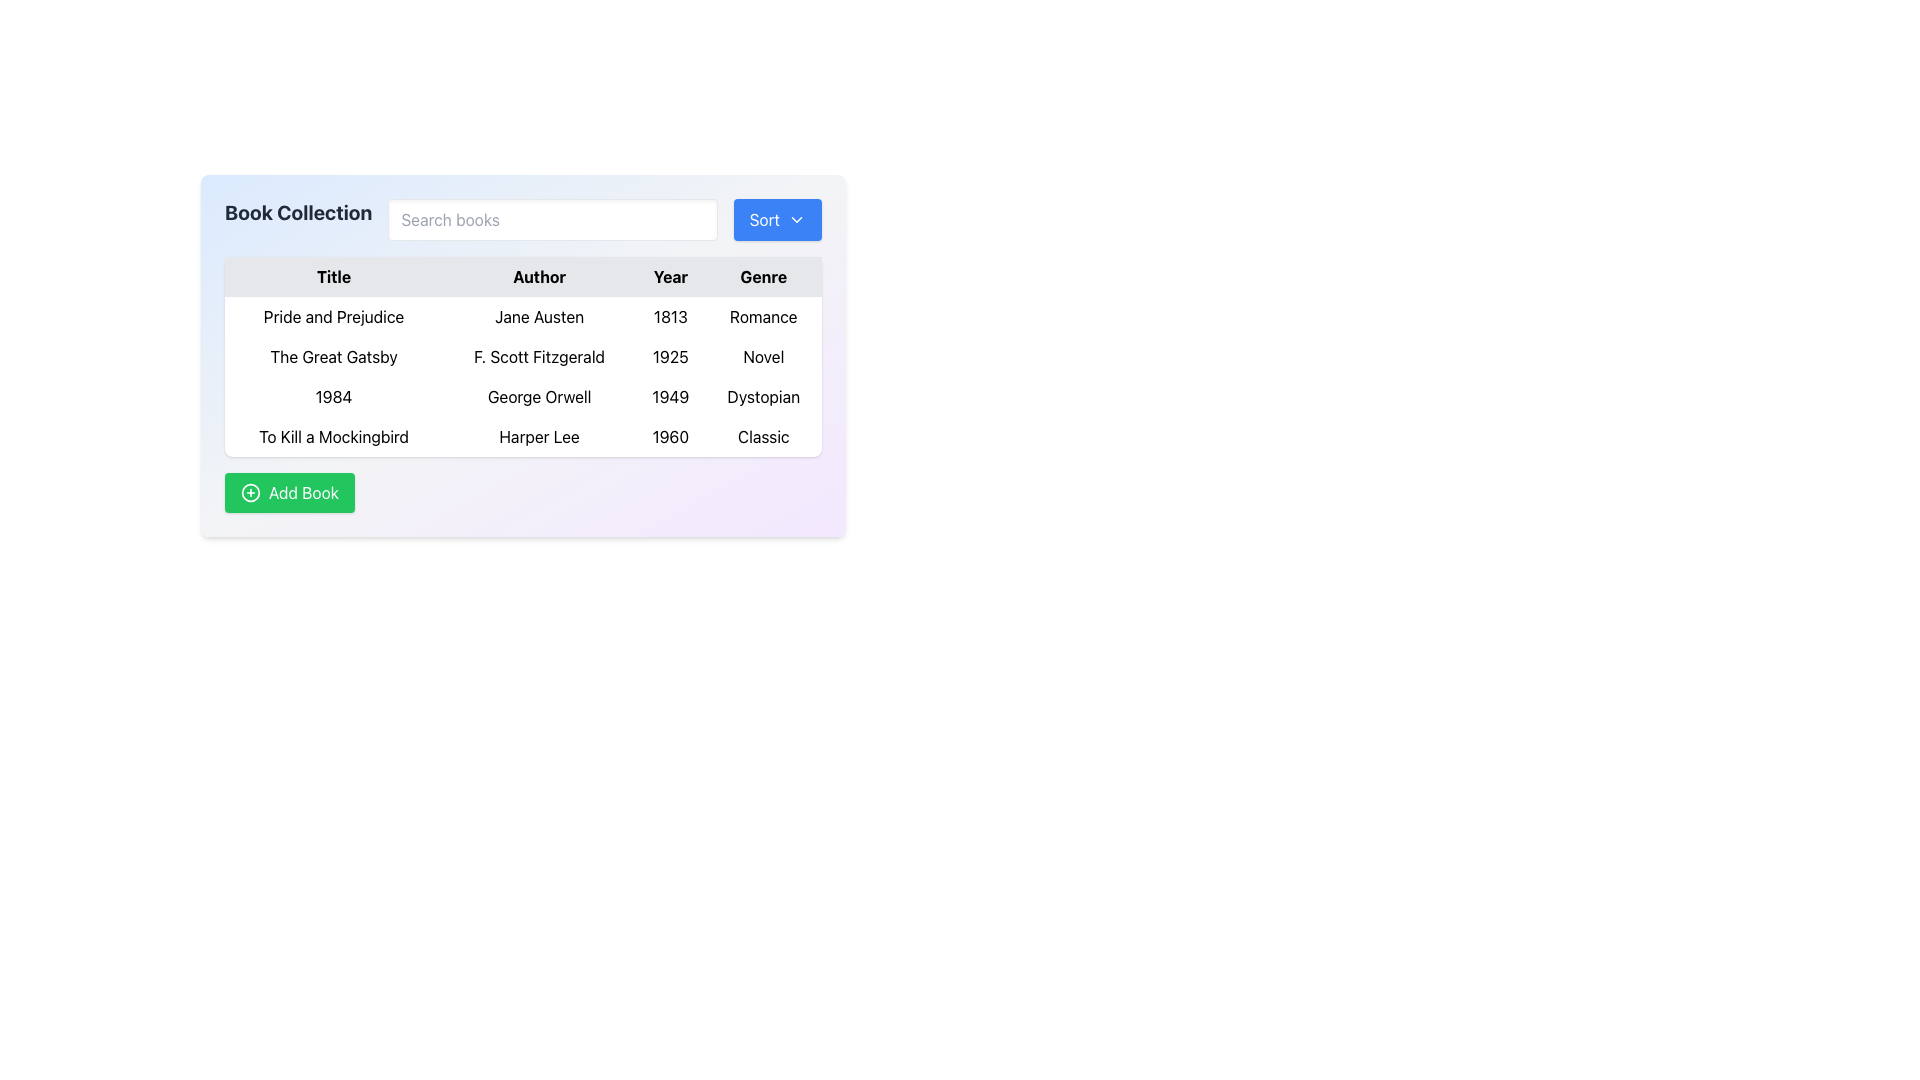 This screenshot has width=1920, height=1080. What do you see at coordinates (762, 435) in the screenshot?
I see `non-interactive informational label indicating the genre classification of the book 'To Kill a Mockingbird', located in the 'Genre' column of the table` at bounding box center [762, 435].